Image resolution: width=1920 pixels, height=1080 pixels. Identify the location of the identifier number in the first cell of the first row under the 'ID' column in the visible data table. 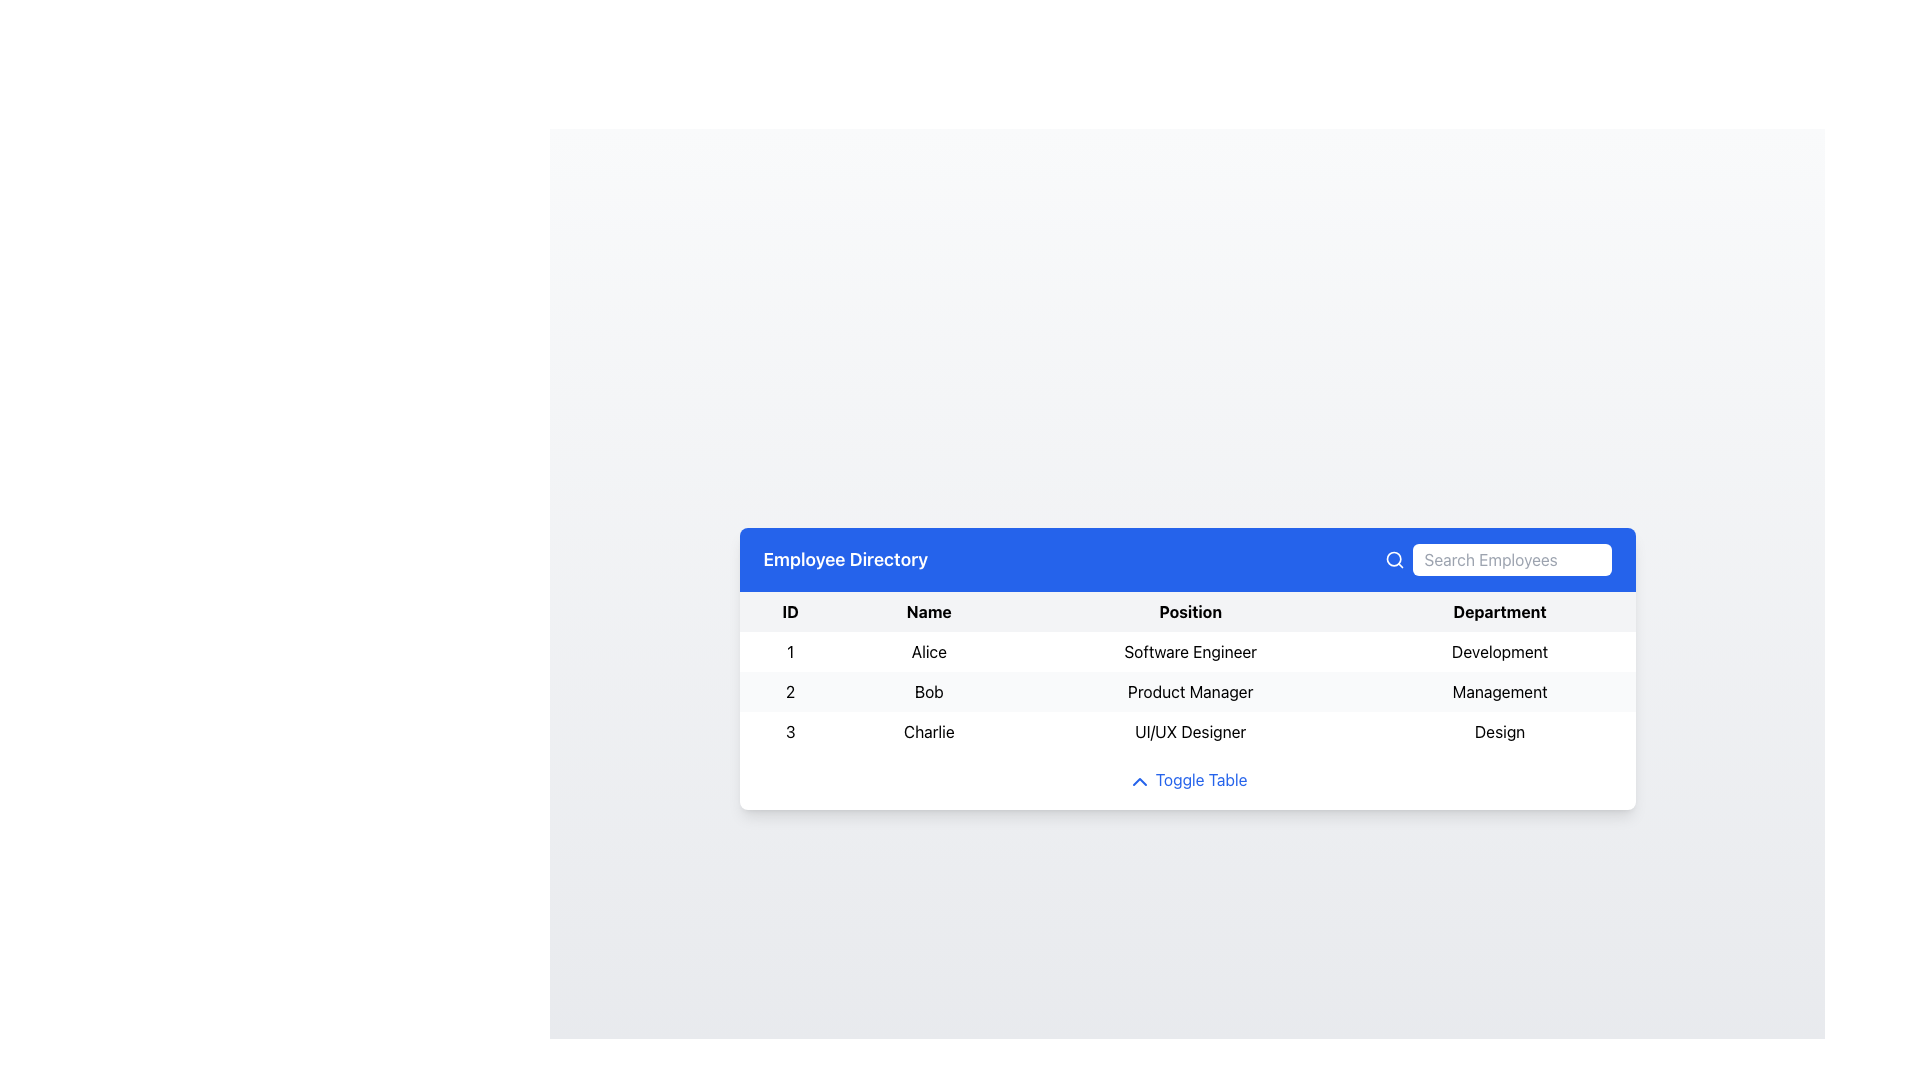
(789, 652).